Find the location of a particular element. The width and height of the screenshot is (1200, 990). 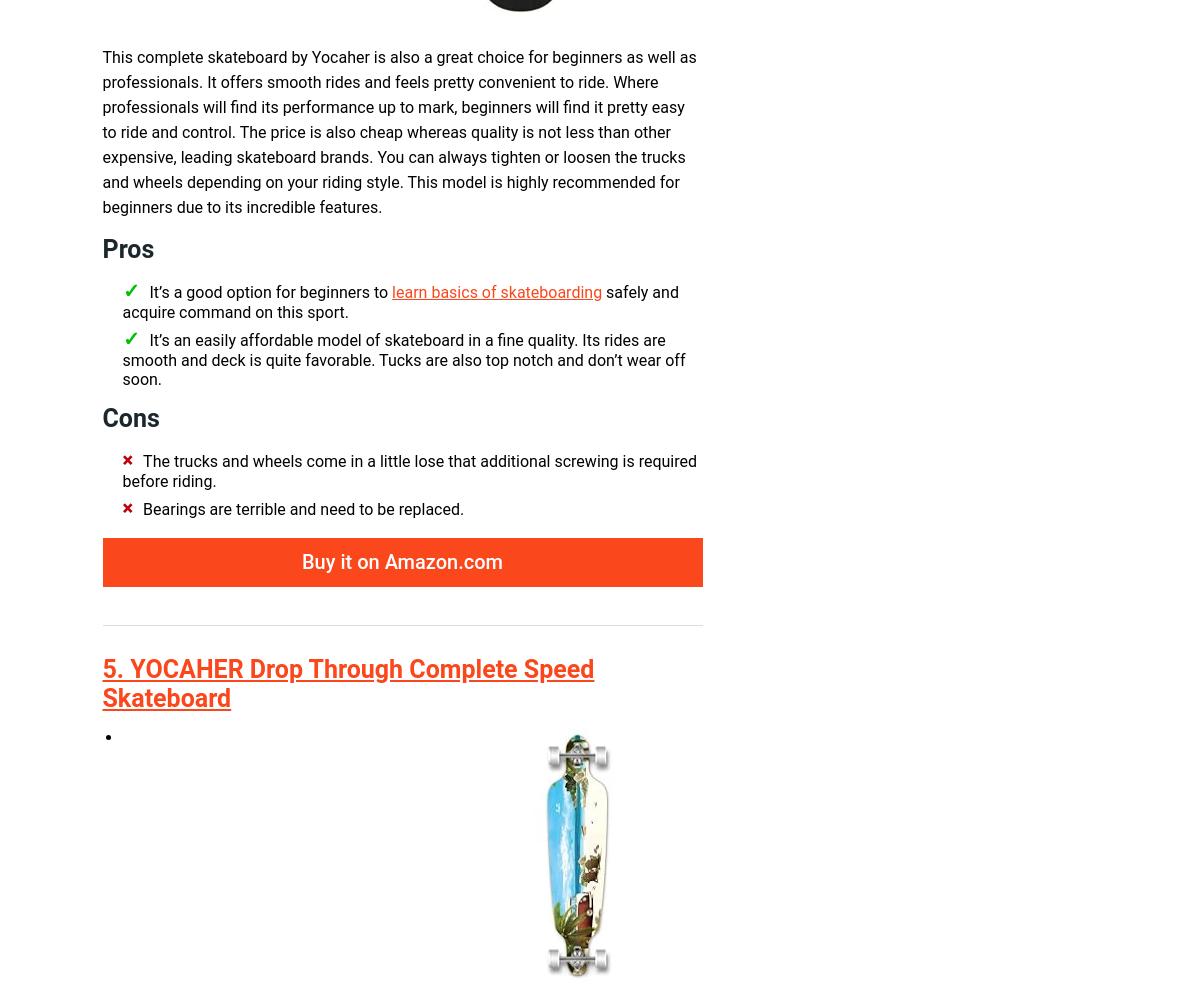

'Buy it on Amazon.com' is located at coordinates (402, 562).